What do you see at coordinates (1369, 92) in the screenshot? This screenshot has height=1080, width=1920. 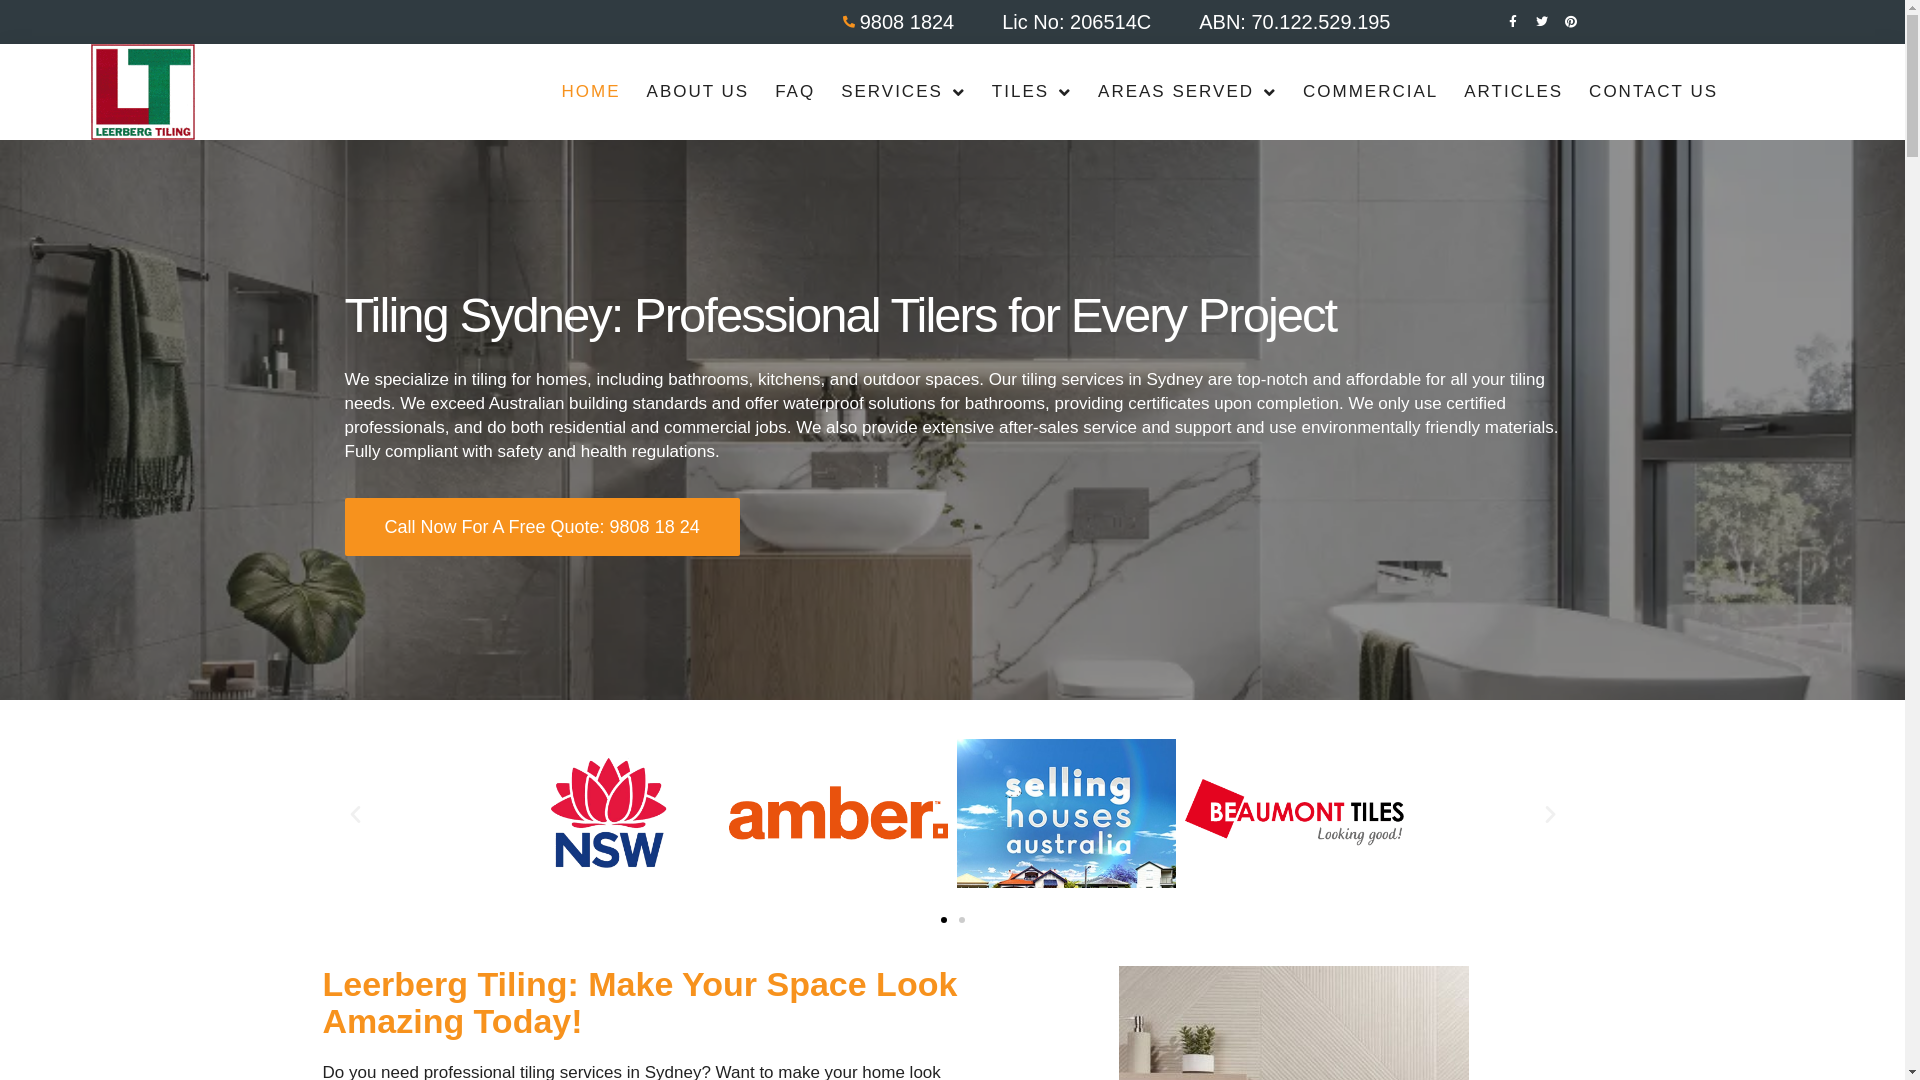 I see `'COMMERCIAL'` at bounding box center [1369, 92].